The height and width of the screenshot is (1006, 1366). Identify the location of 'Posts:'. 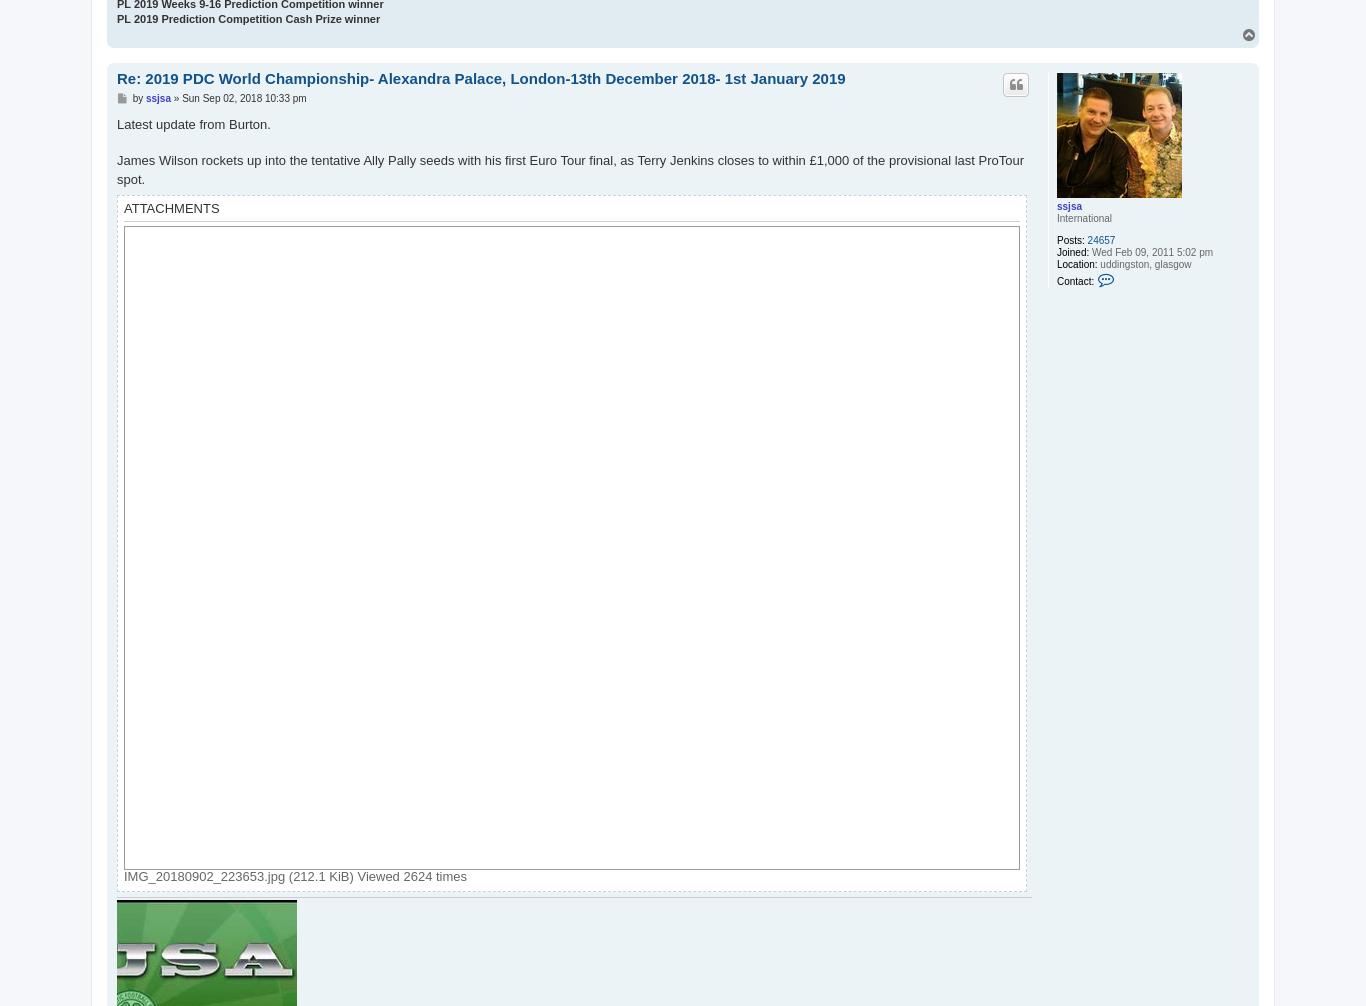
(1069, 239).